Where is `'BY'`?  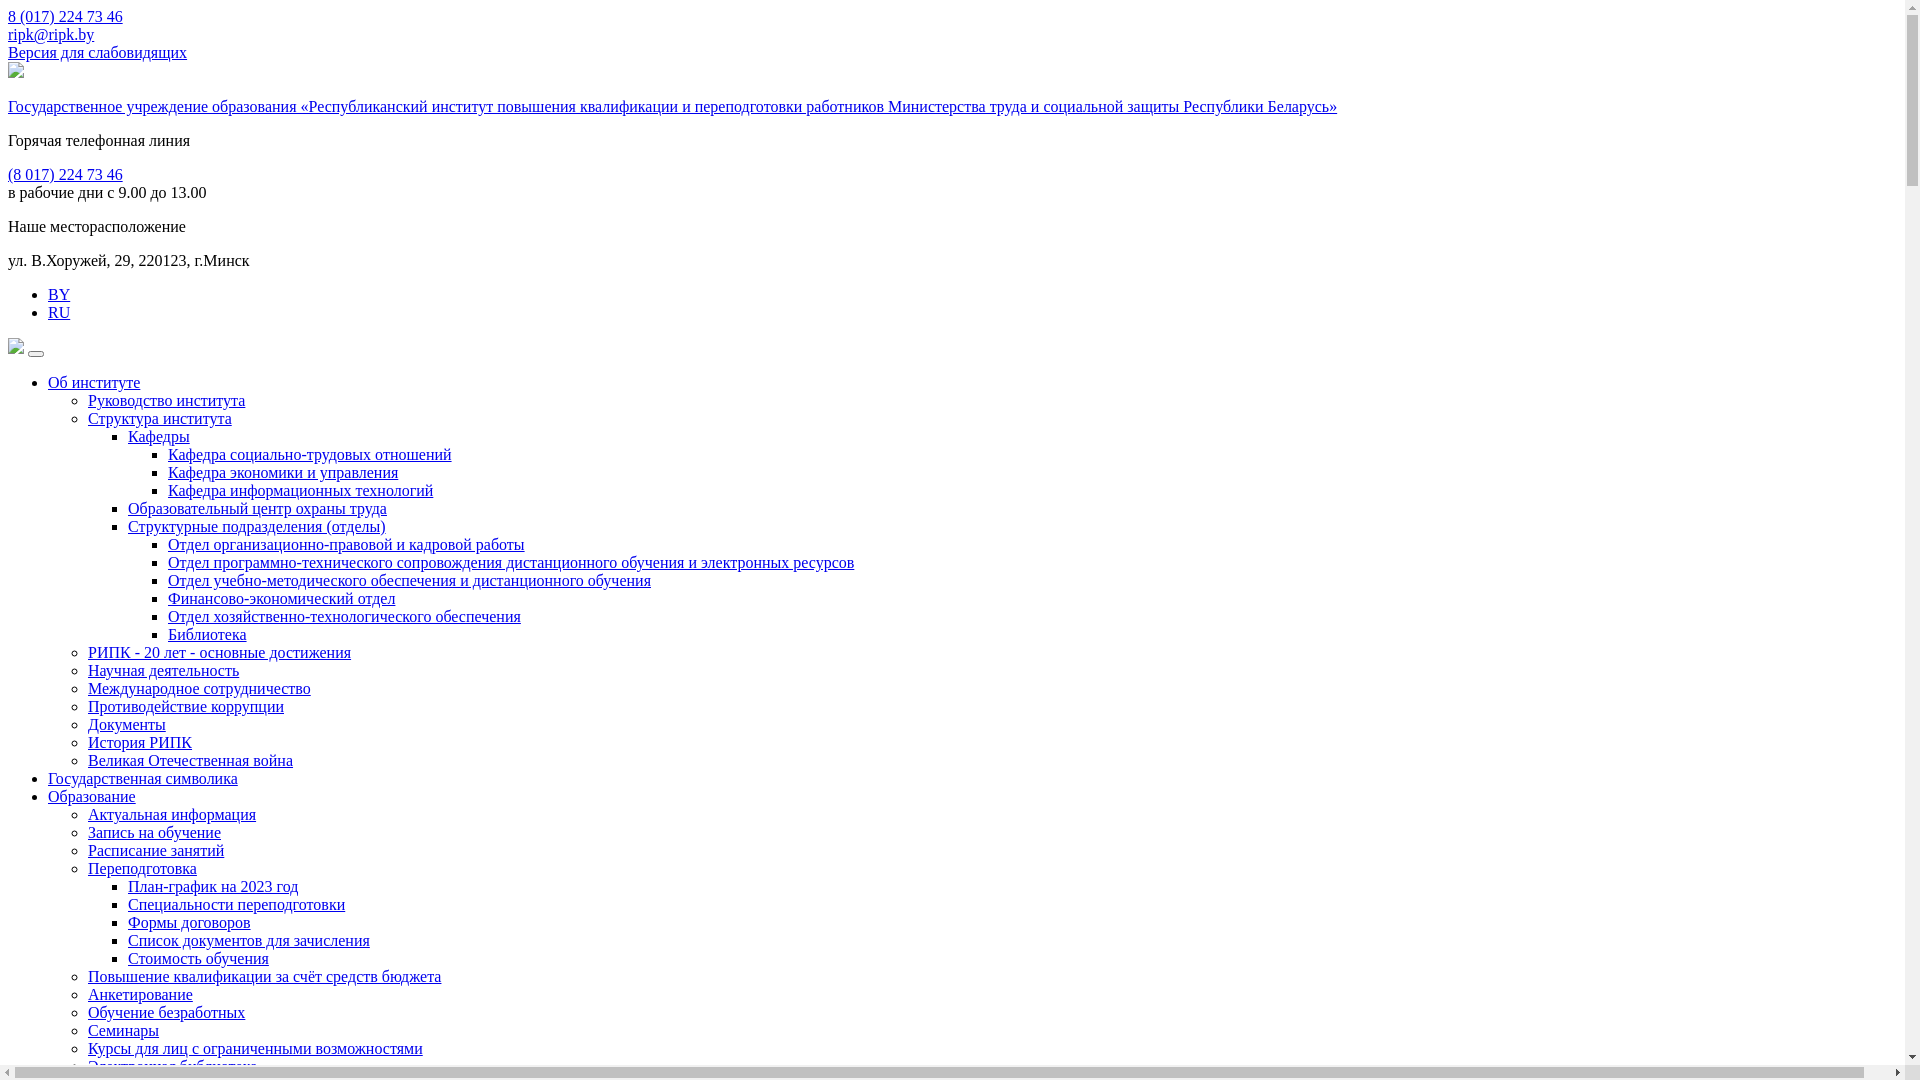
'BY' is located at coordinates (58, 294).